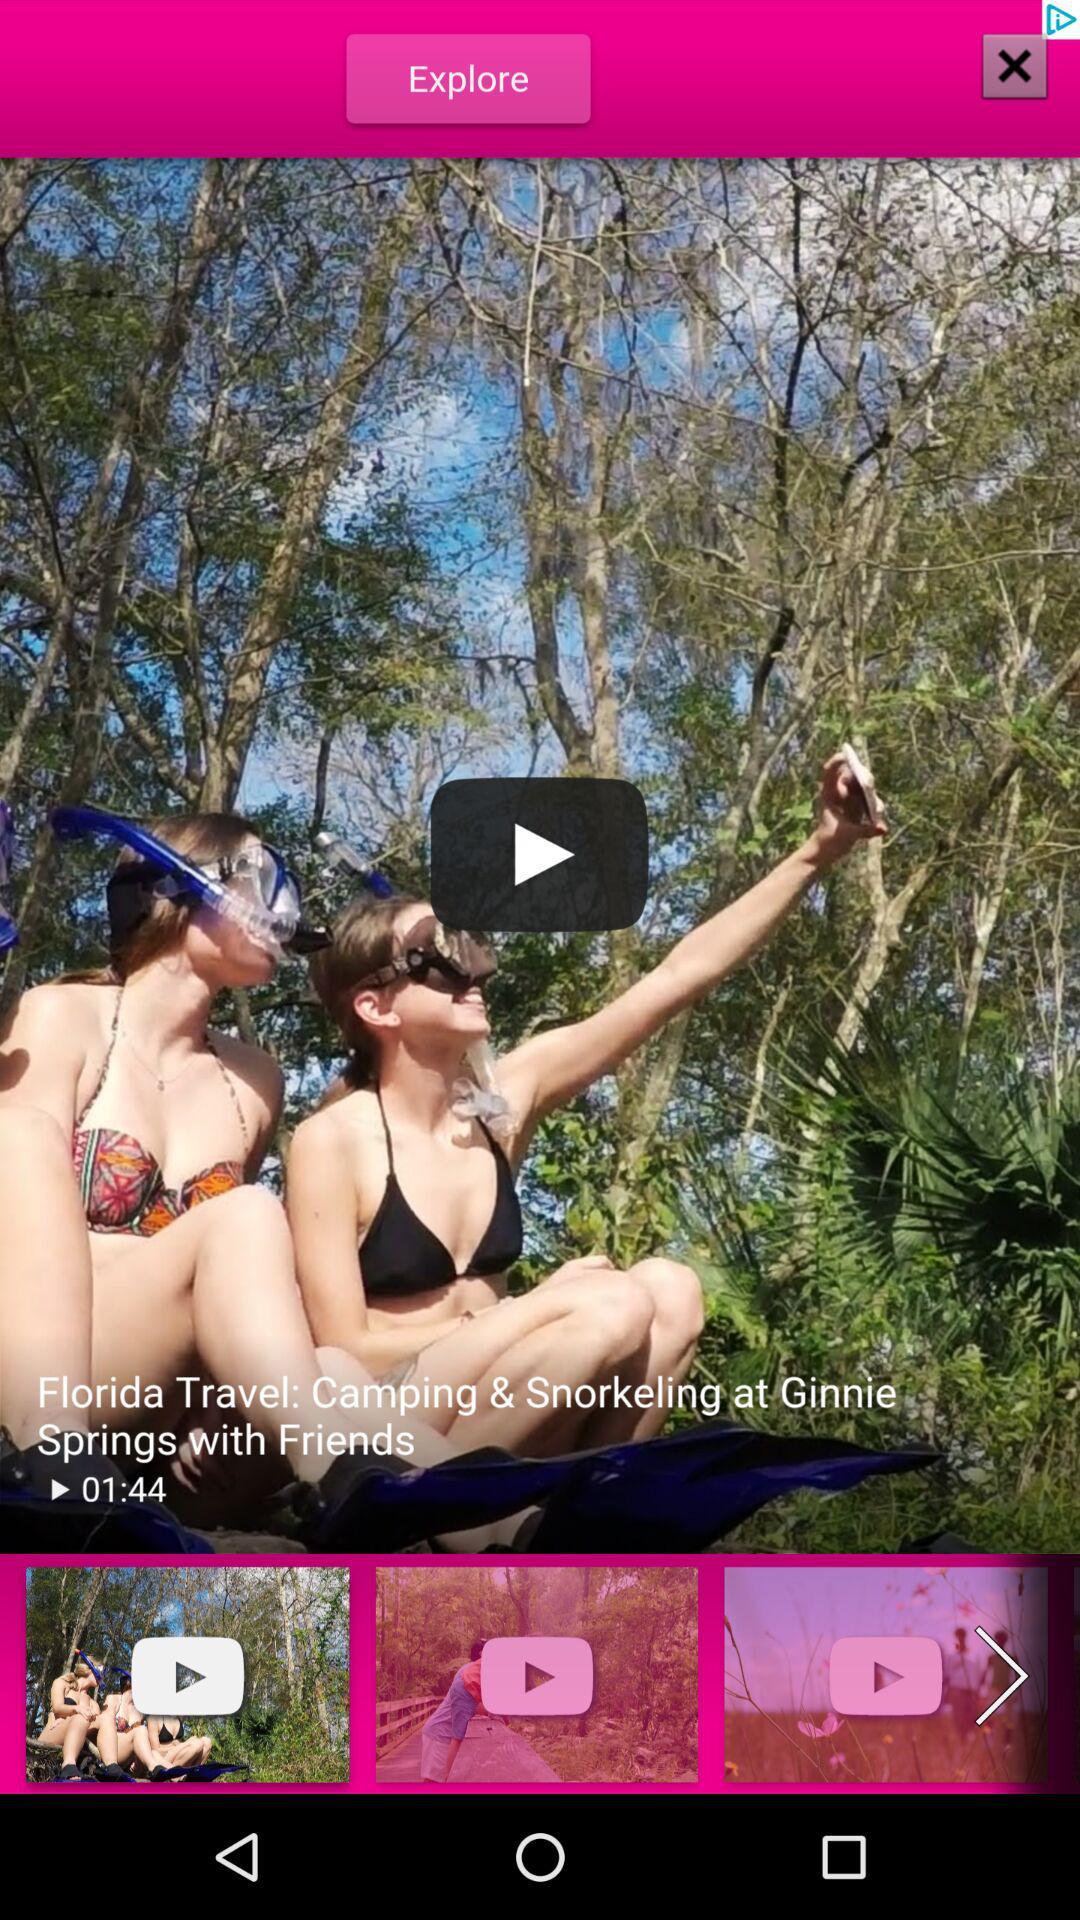  What do you see at coordinates (1014, 70) in the screenshot?
I see `the close icon` at bounding box center [1014, 70].